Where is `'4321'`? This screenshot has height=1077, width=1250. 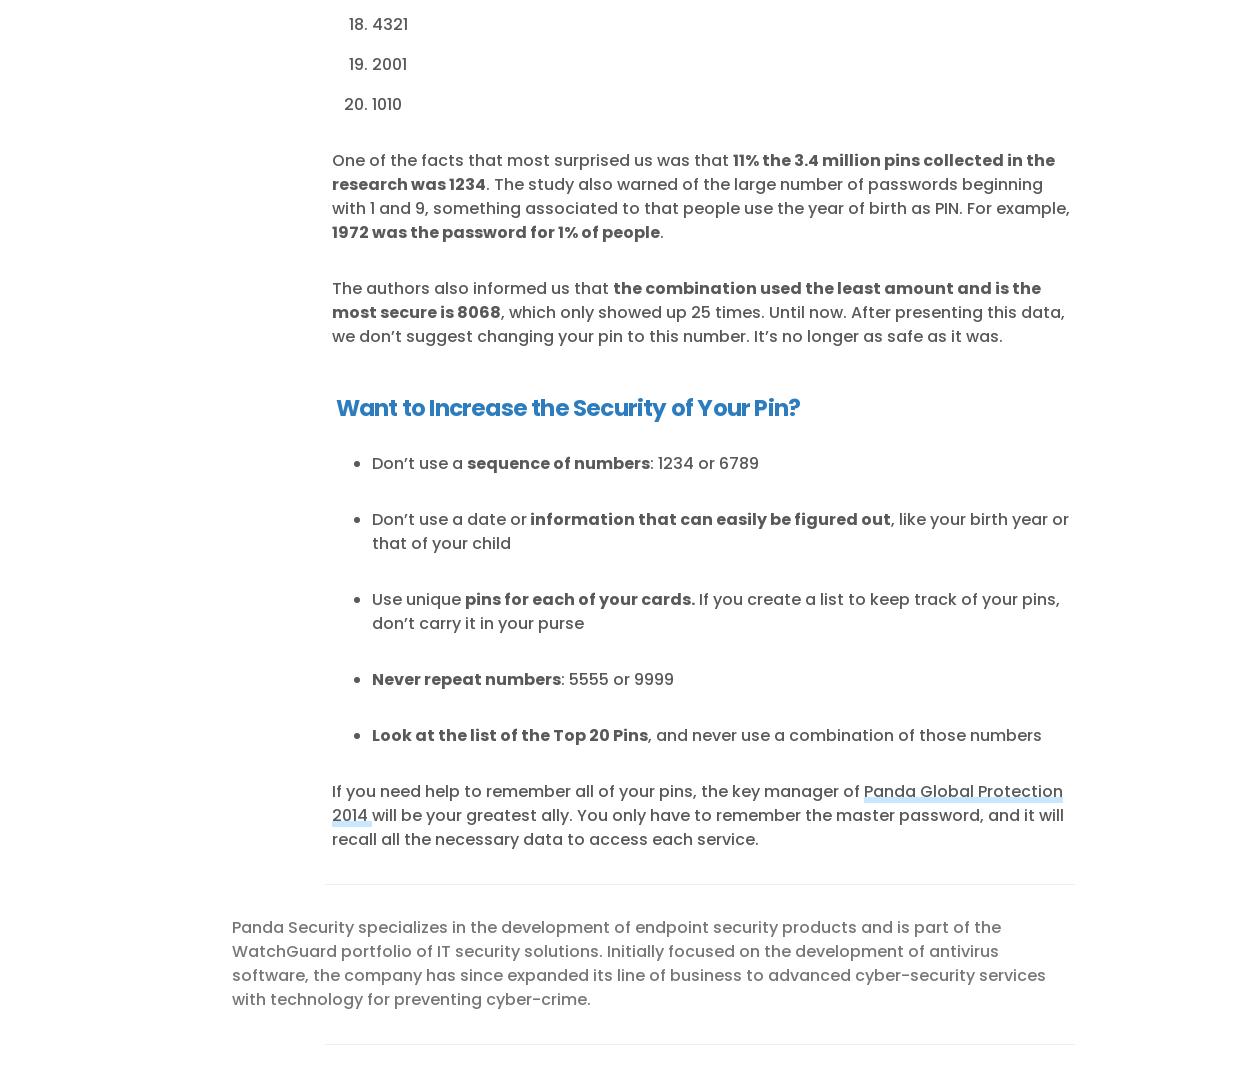
'4321' is located at coordinates (388, 22).